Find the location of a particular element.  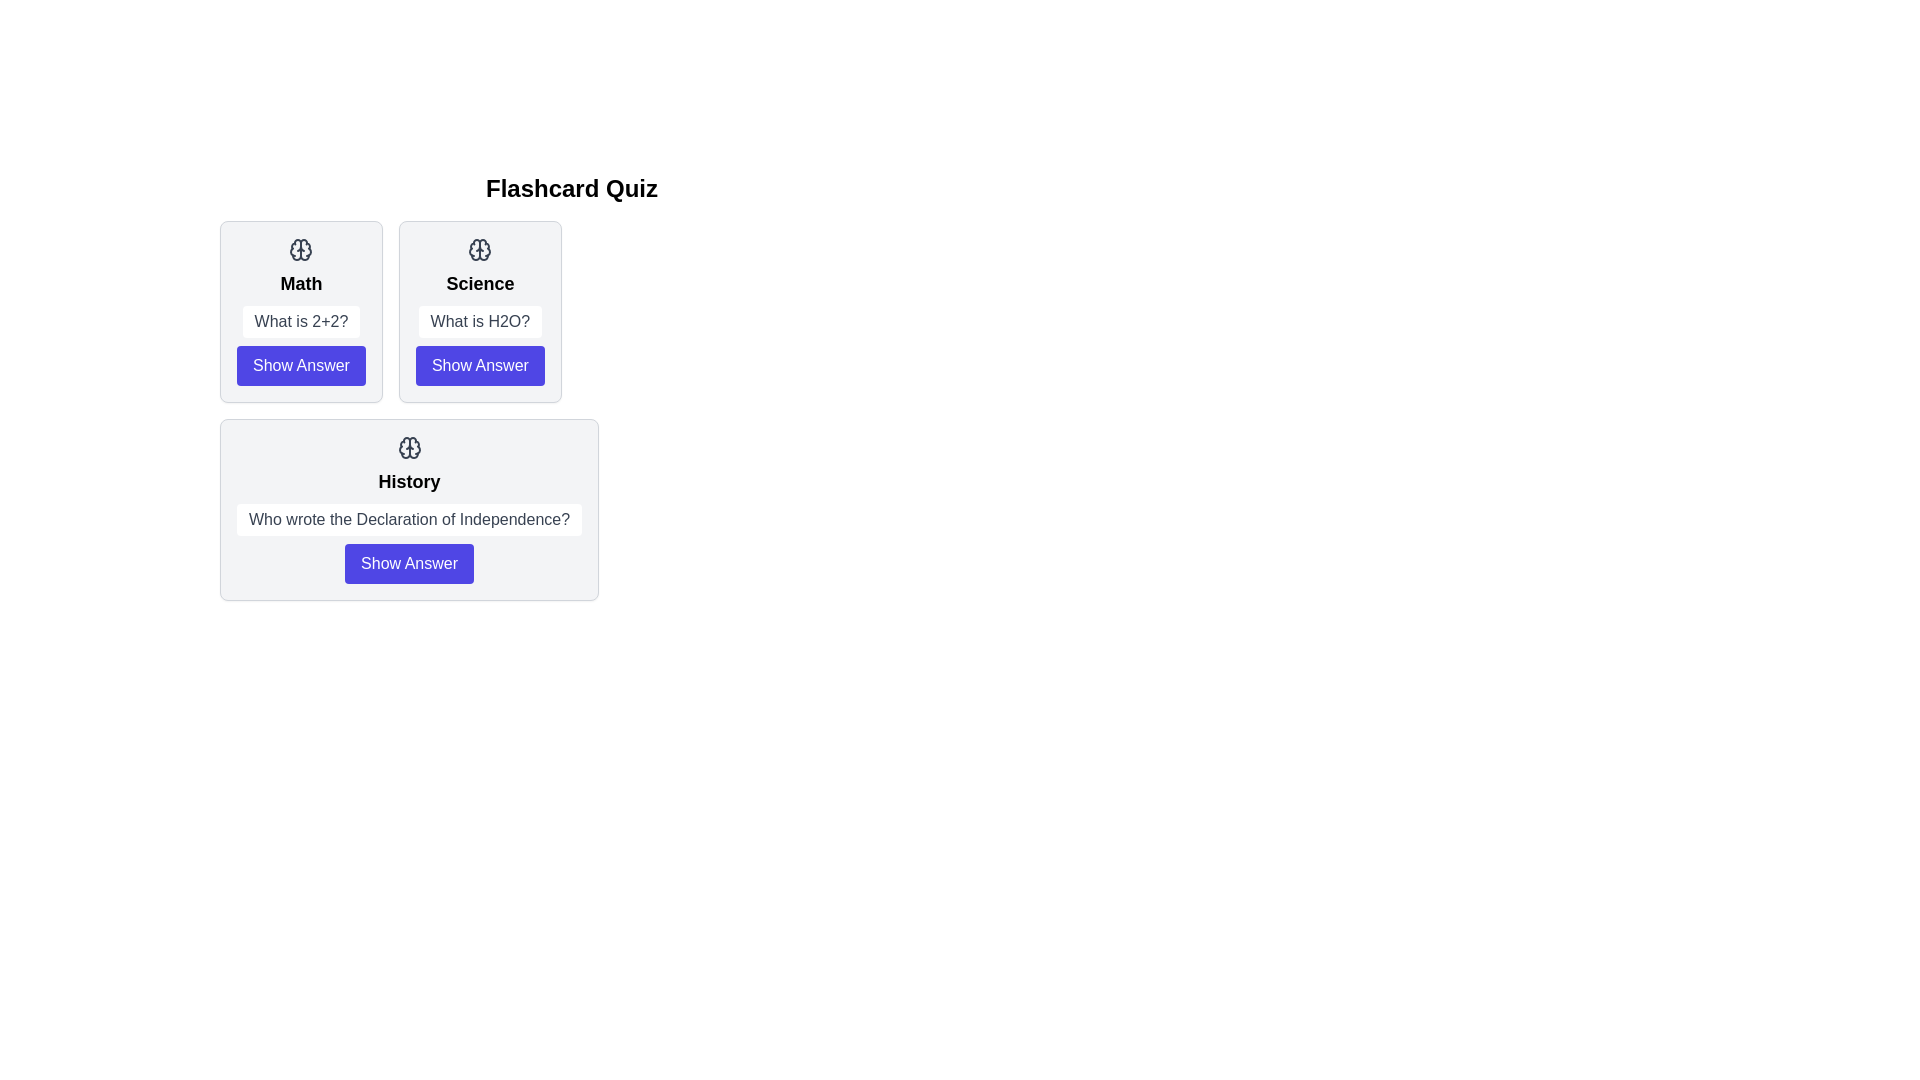

the 'Show Answer' button for the Science flashcard is located at coordinates (480, 366).